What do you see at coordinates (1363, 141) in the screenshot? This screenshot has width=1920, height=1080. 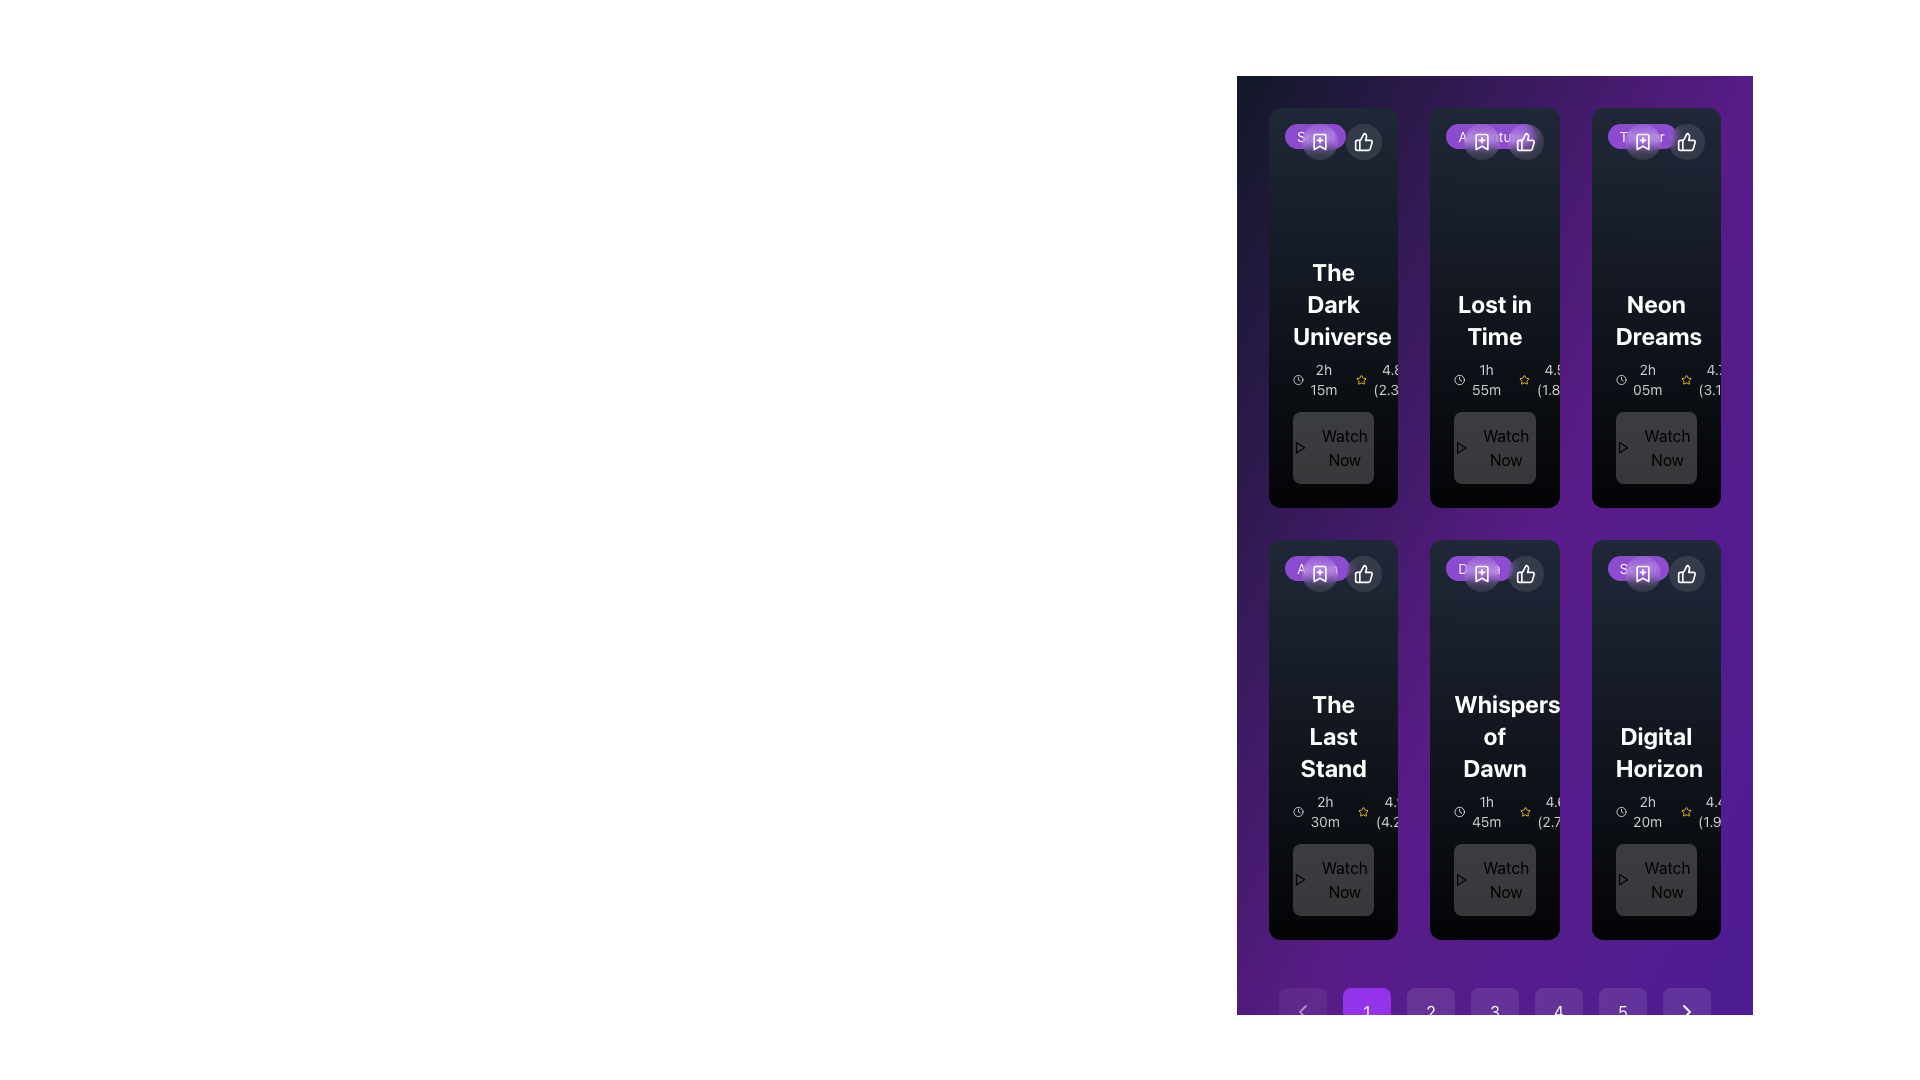 I see `the thumbs-up icon, which serves as a visual indicator for liking or approving content, located in the top-right area of a card-like structure` at bounding box center [1363, 141].